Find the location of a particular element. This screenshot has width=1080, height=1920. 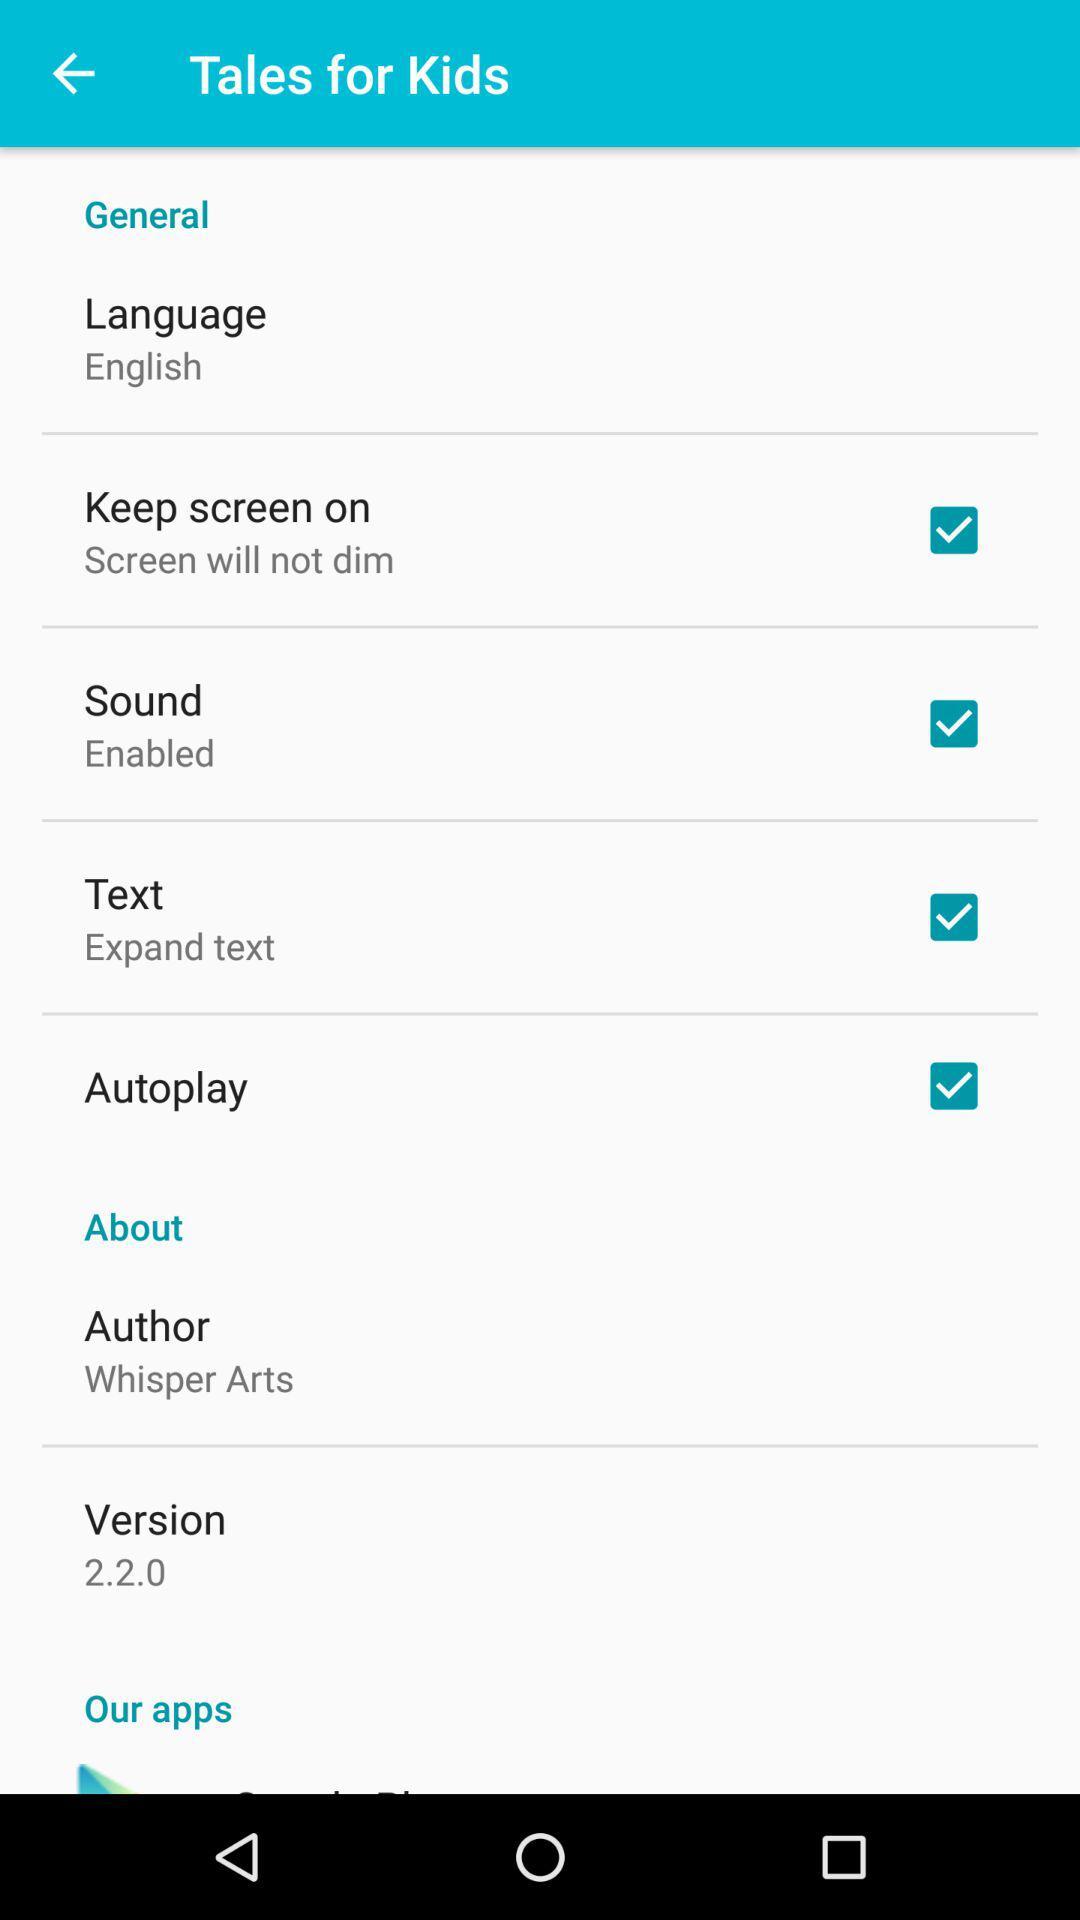

the icon below about is located at coordinates (145, 1324).